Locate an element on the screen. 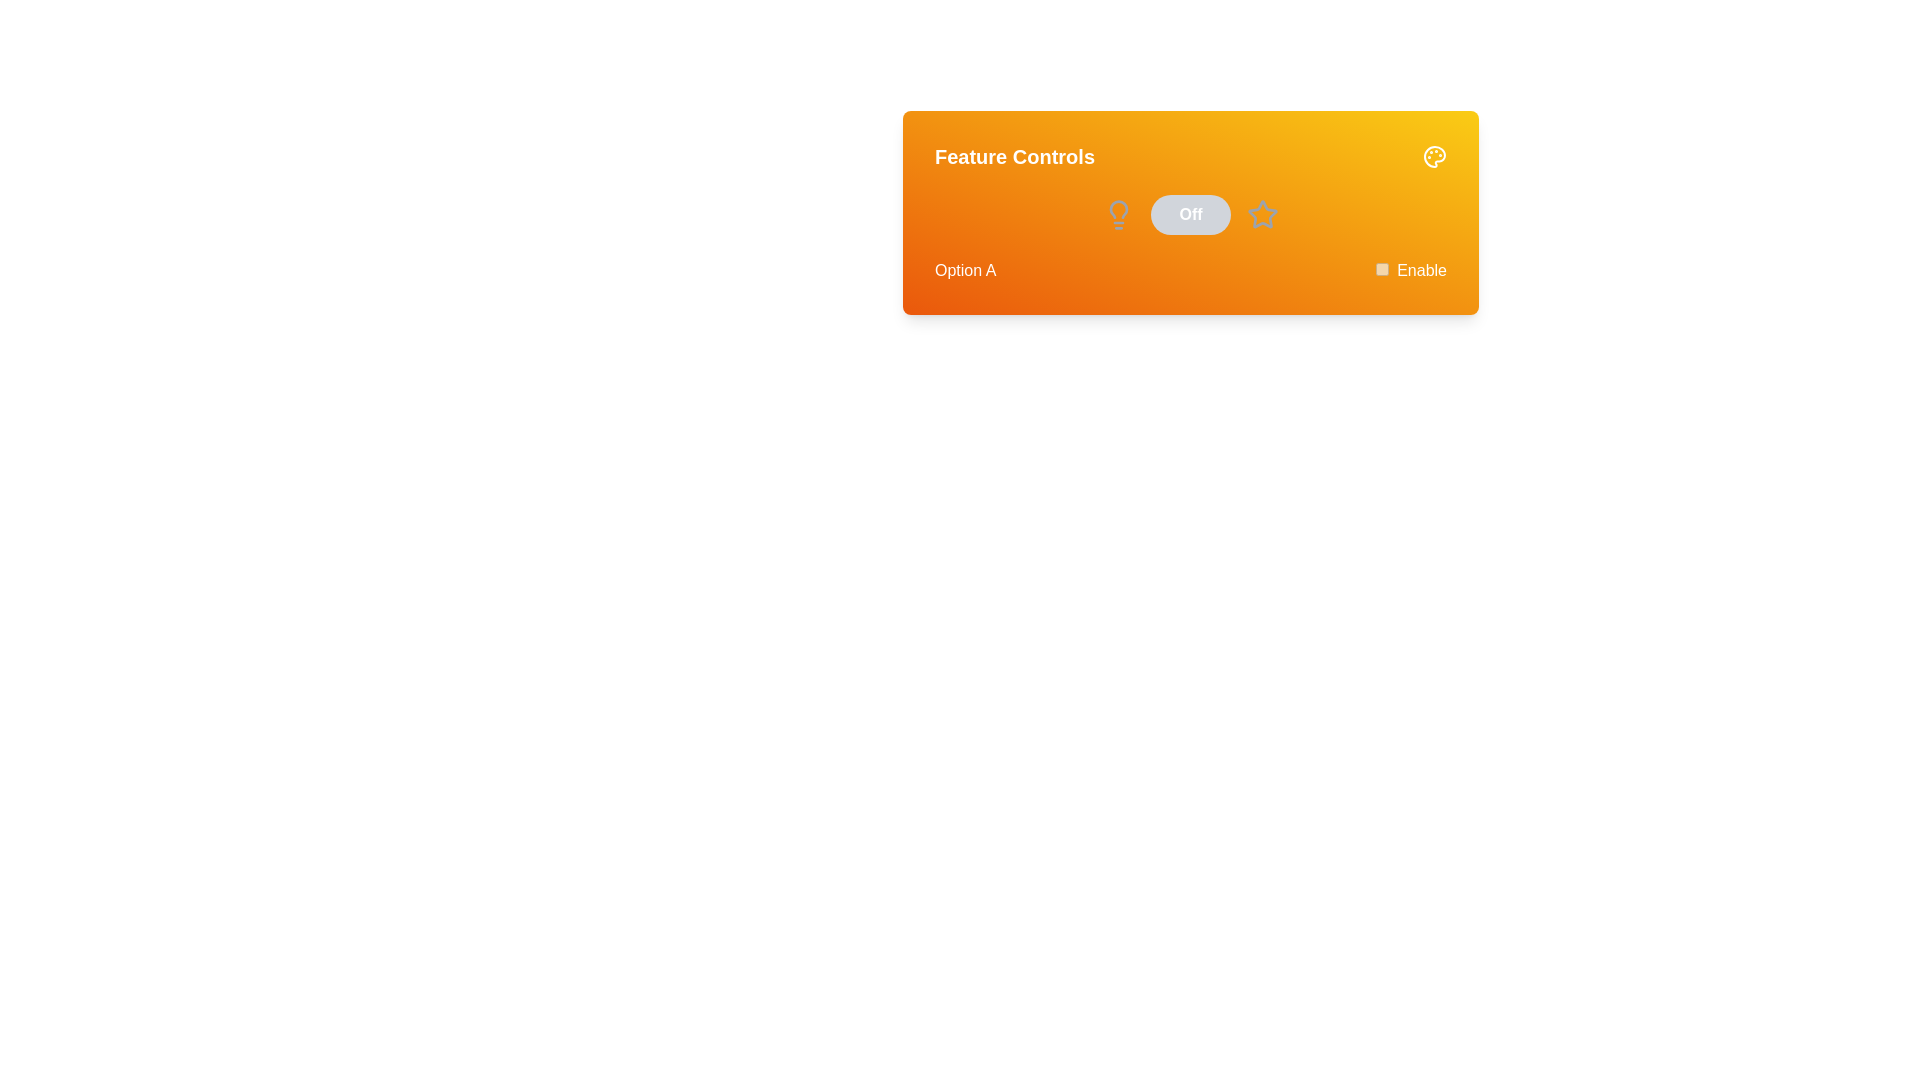  the prominent star-shaped icon with a hollow center and gray outline, located on an orange background, positioned between a toggle button labeled 'Off' and other elements in the 'Feature Controls' section is located at coordinates (1261, 215).